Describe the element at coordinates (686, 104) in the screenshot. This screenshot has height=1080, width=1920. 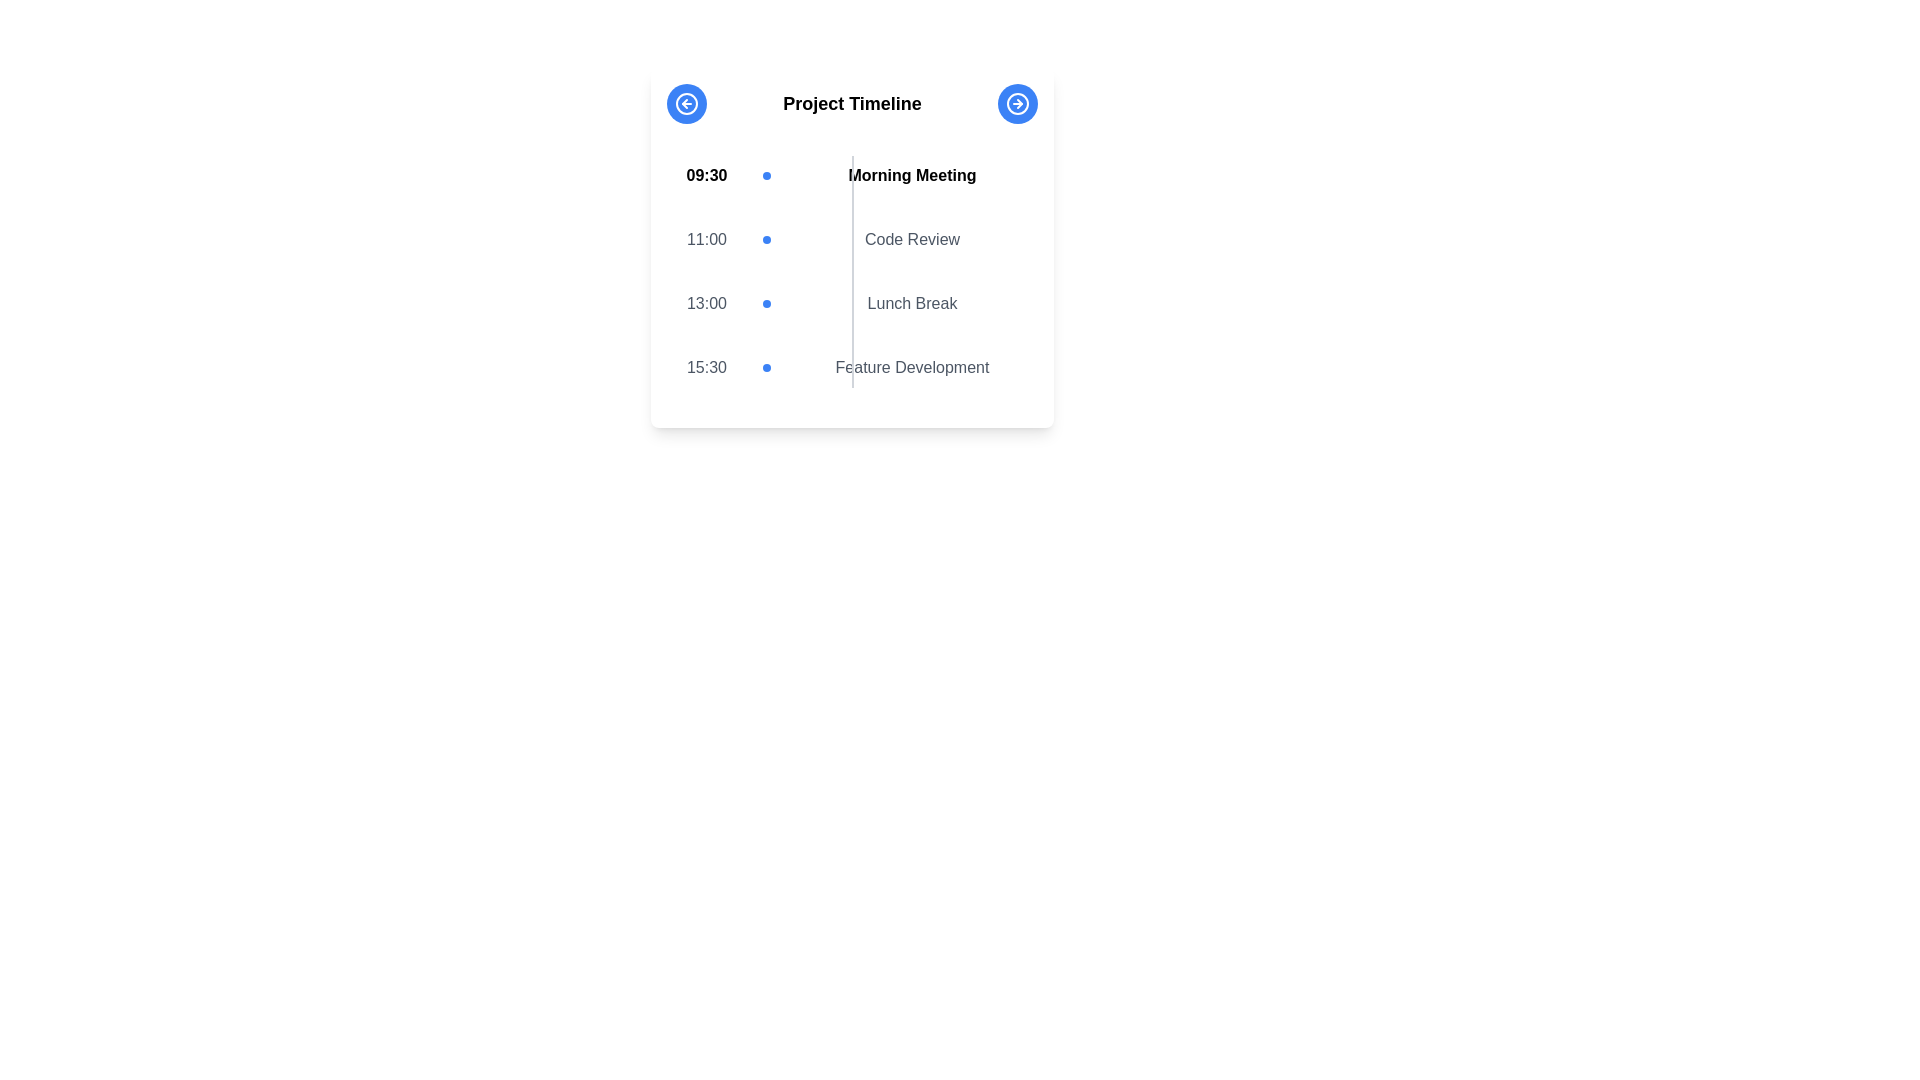
I see `the circular SVG component representing the left control icon in the 'Project Timeline' card` at that location.